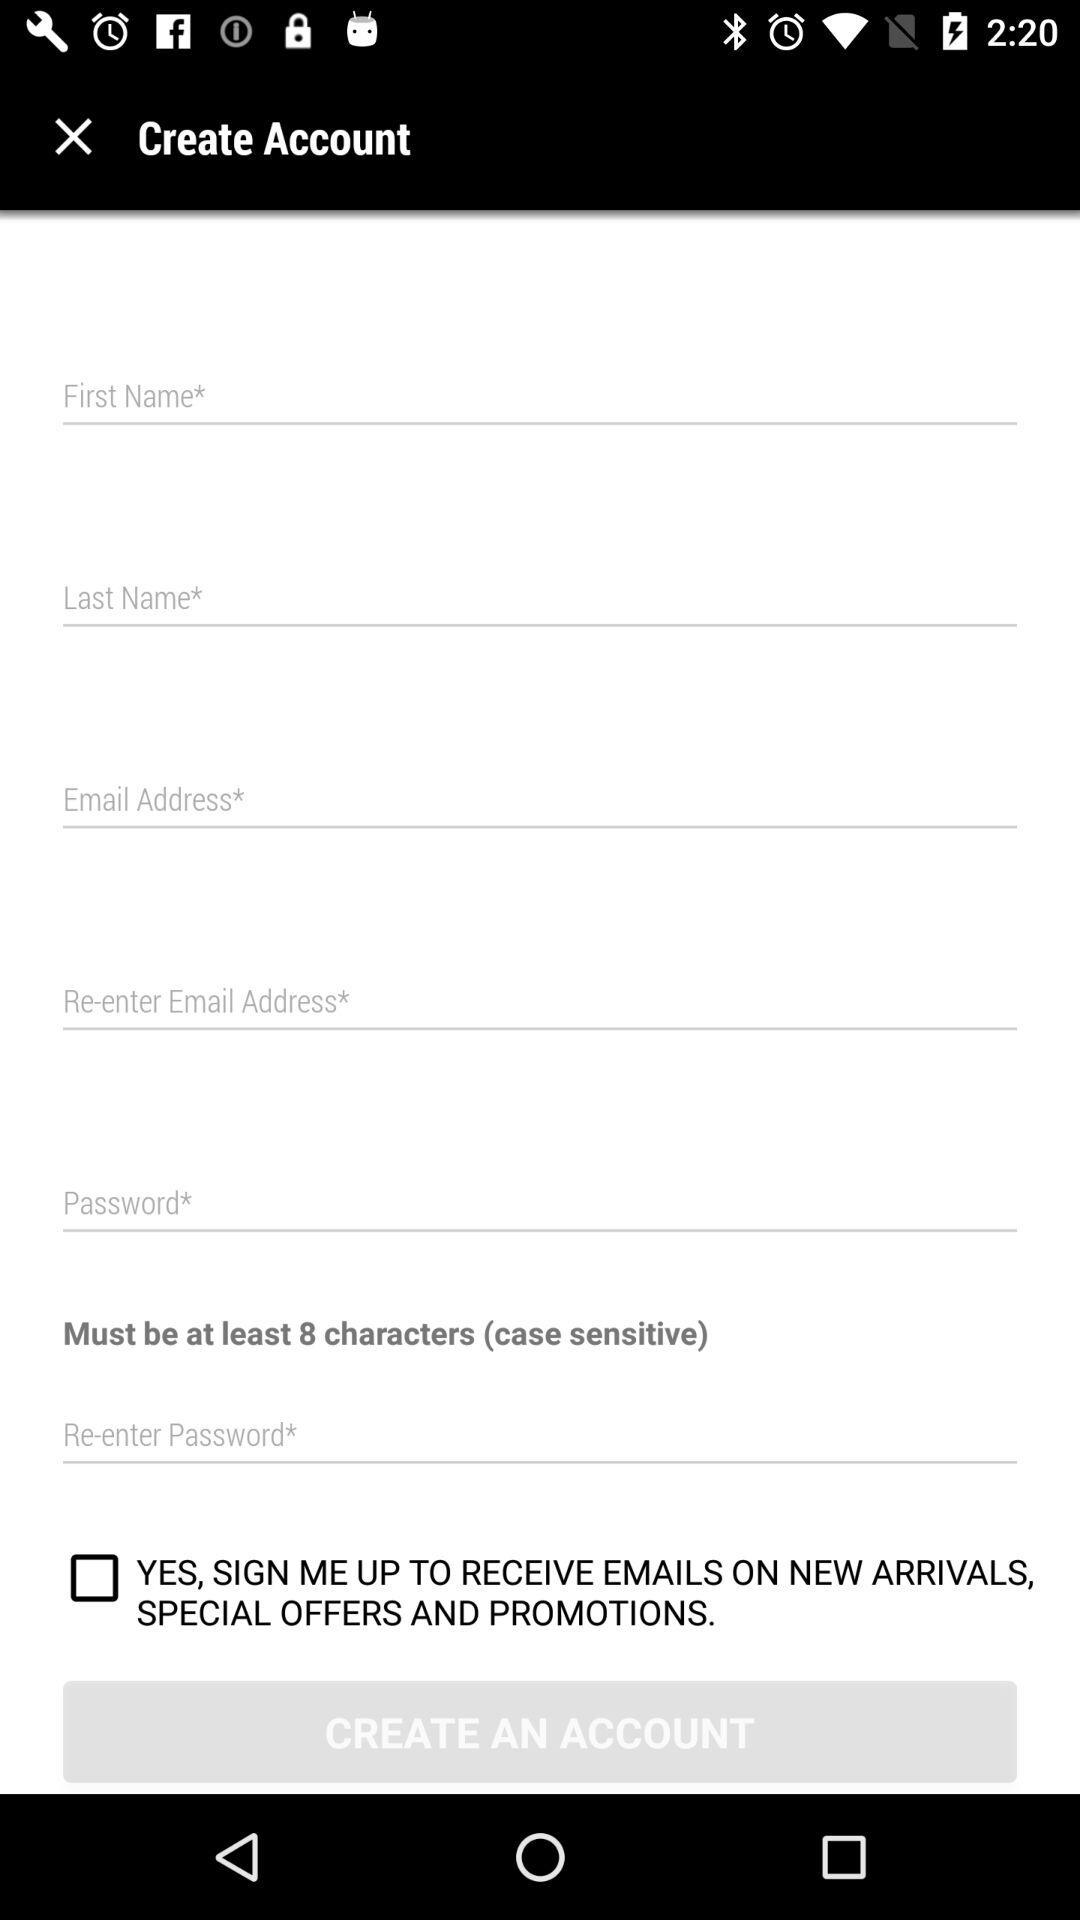 Image resolution: width=1080 pixels, height=1920 pixels. I want to click on type last name, so click(540, 597).